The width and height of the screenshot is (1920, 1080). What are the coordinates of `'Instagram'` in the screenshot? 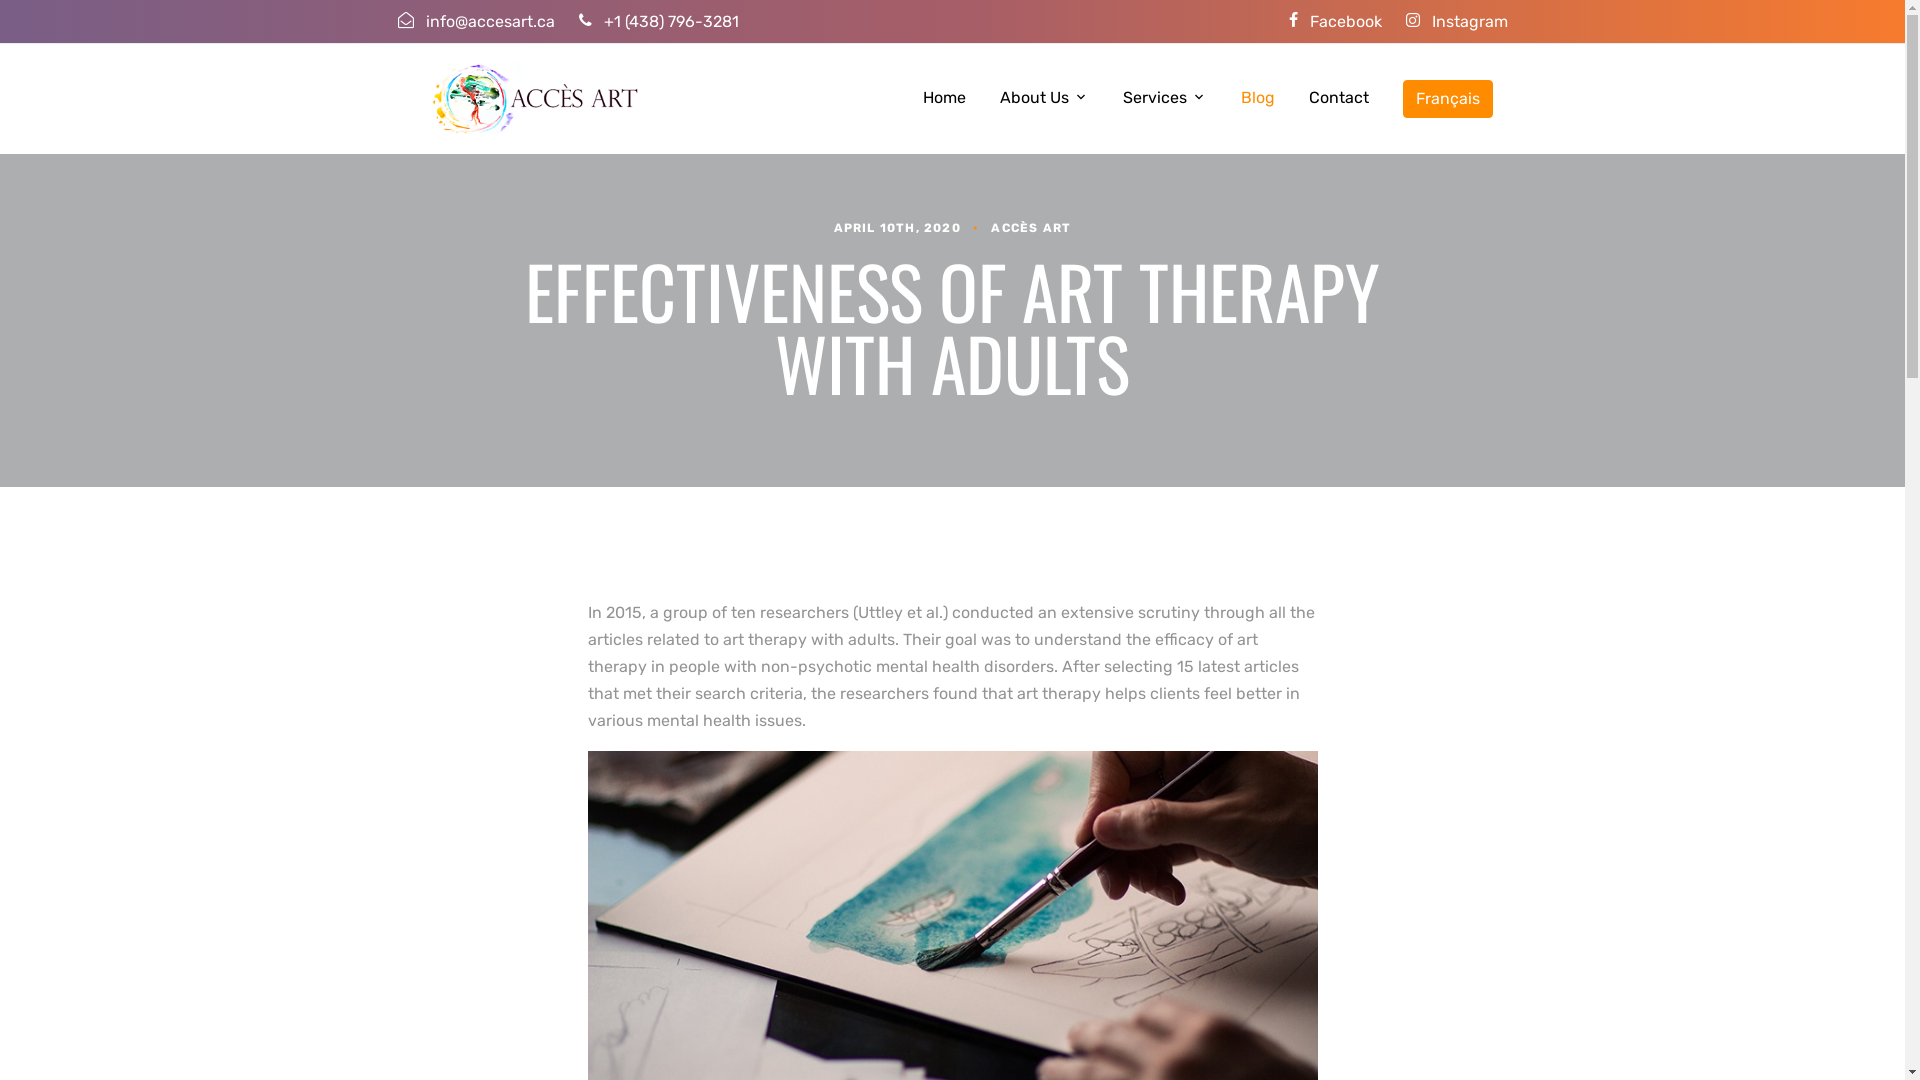 It's located at (1457, 21).